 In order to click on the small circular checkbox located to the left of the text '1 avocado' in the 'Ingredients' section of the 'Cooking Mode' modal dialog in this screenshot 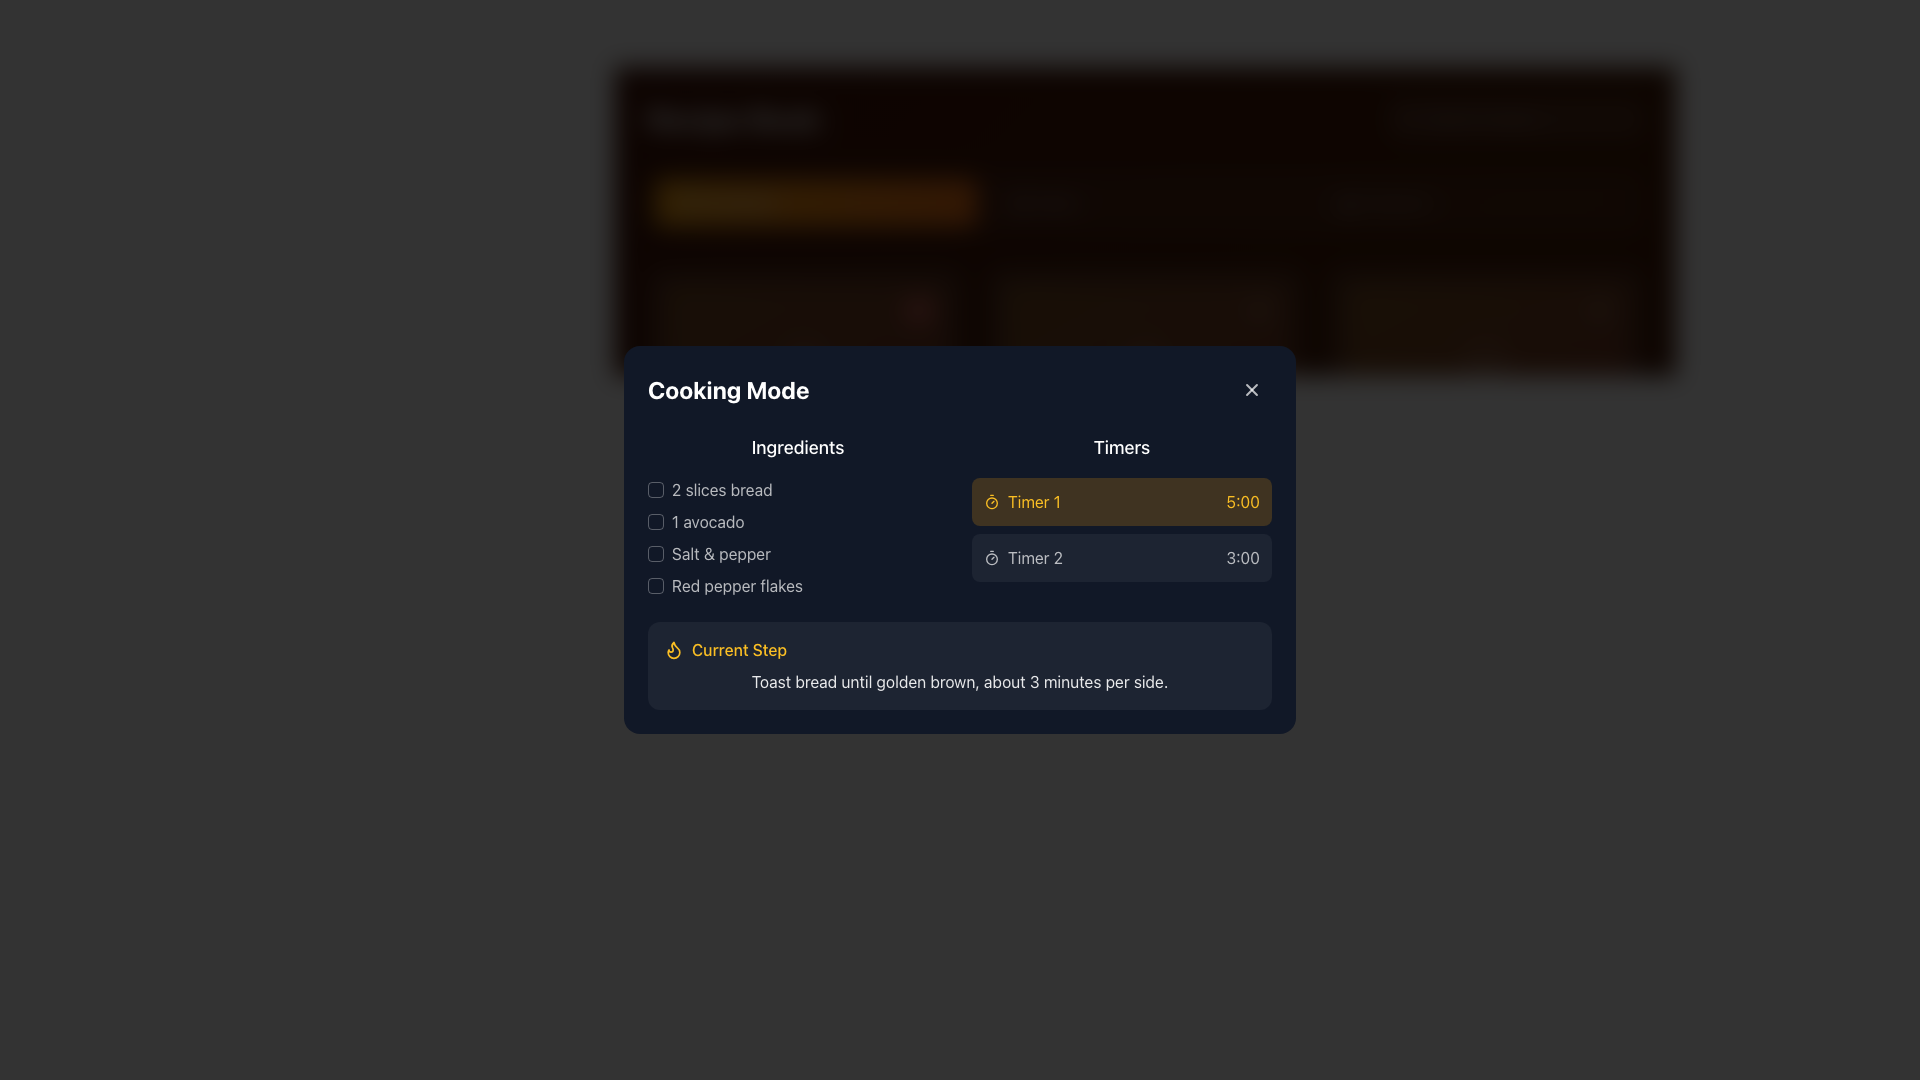, I will do `click(656, 520)`.